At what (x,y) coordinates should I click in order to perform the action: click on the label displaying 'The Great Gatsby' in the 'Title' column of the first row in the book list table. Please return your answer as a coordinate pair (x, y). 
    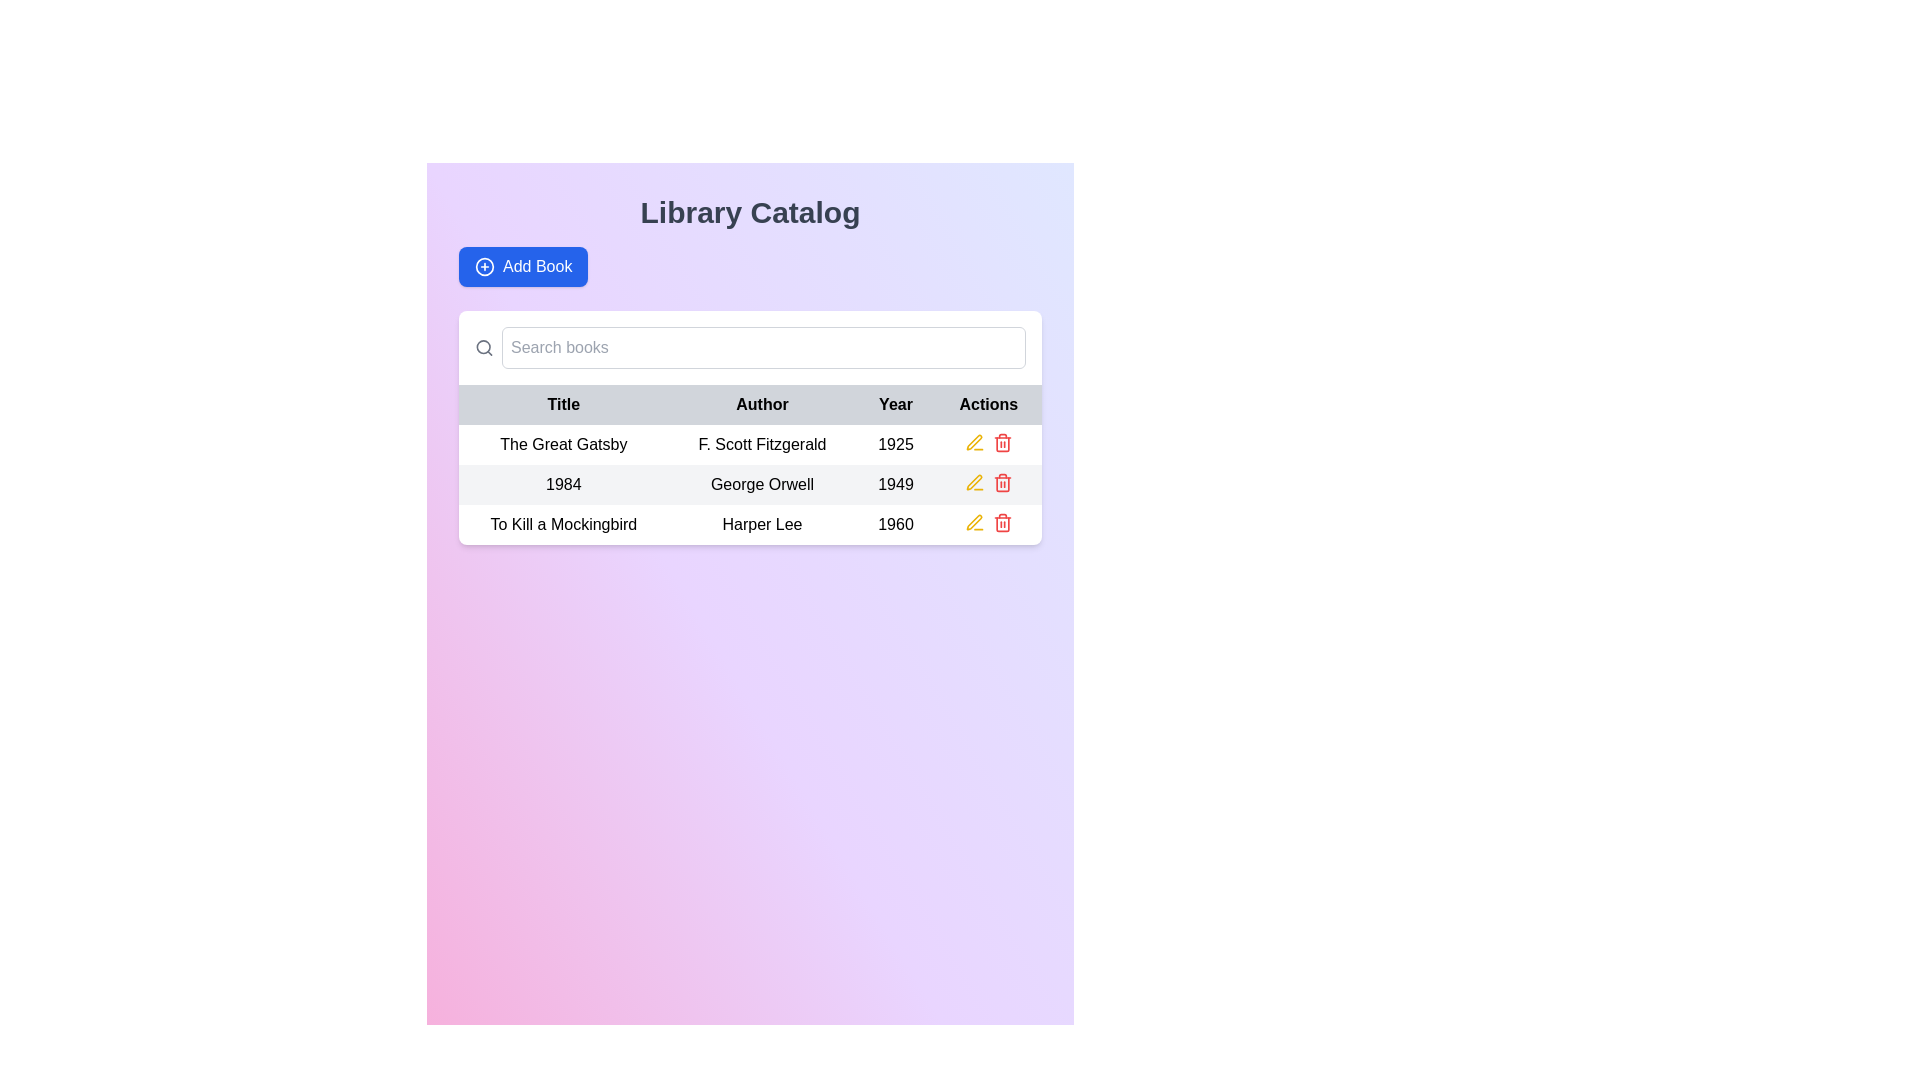
    Looking at the image, I should click on (562, 443).